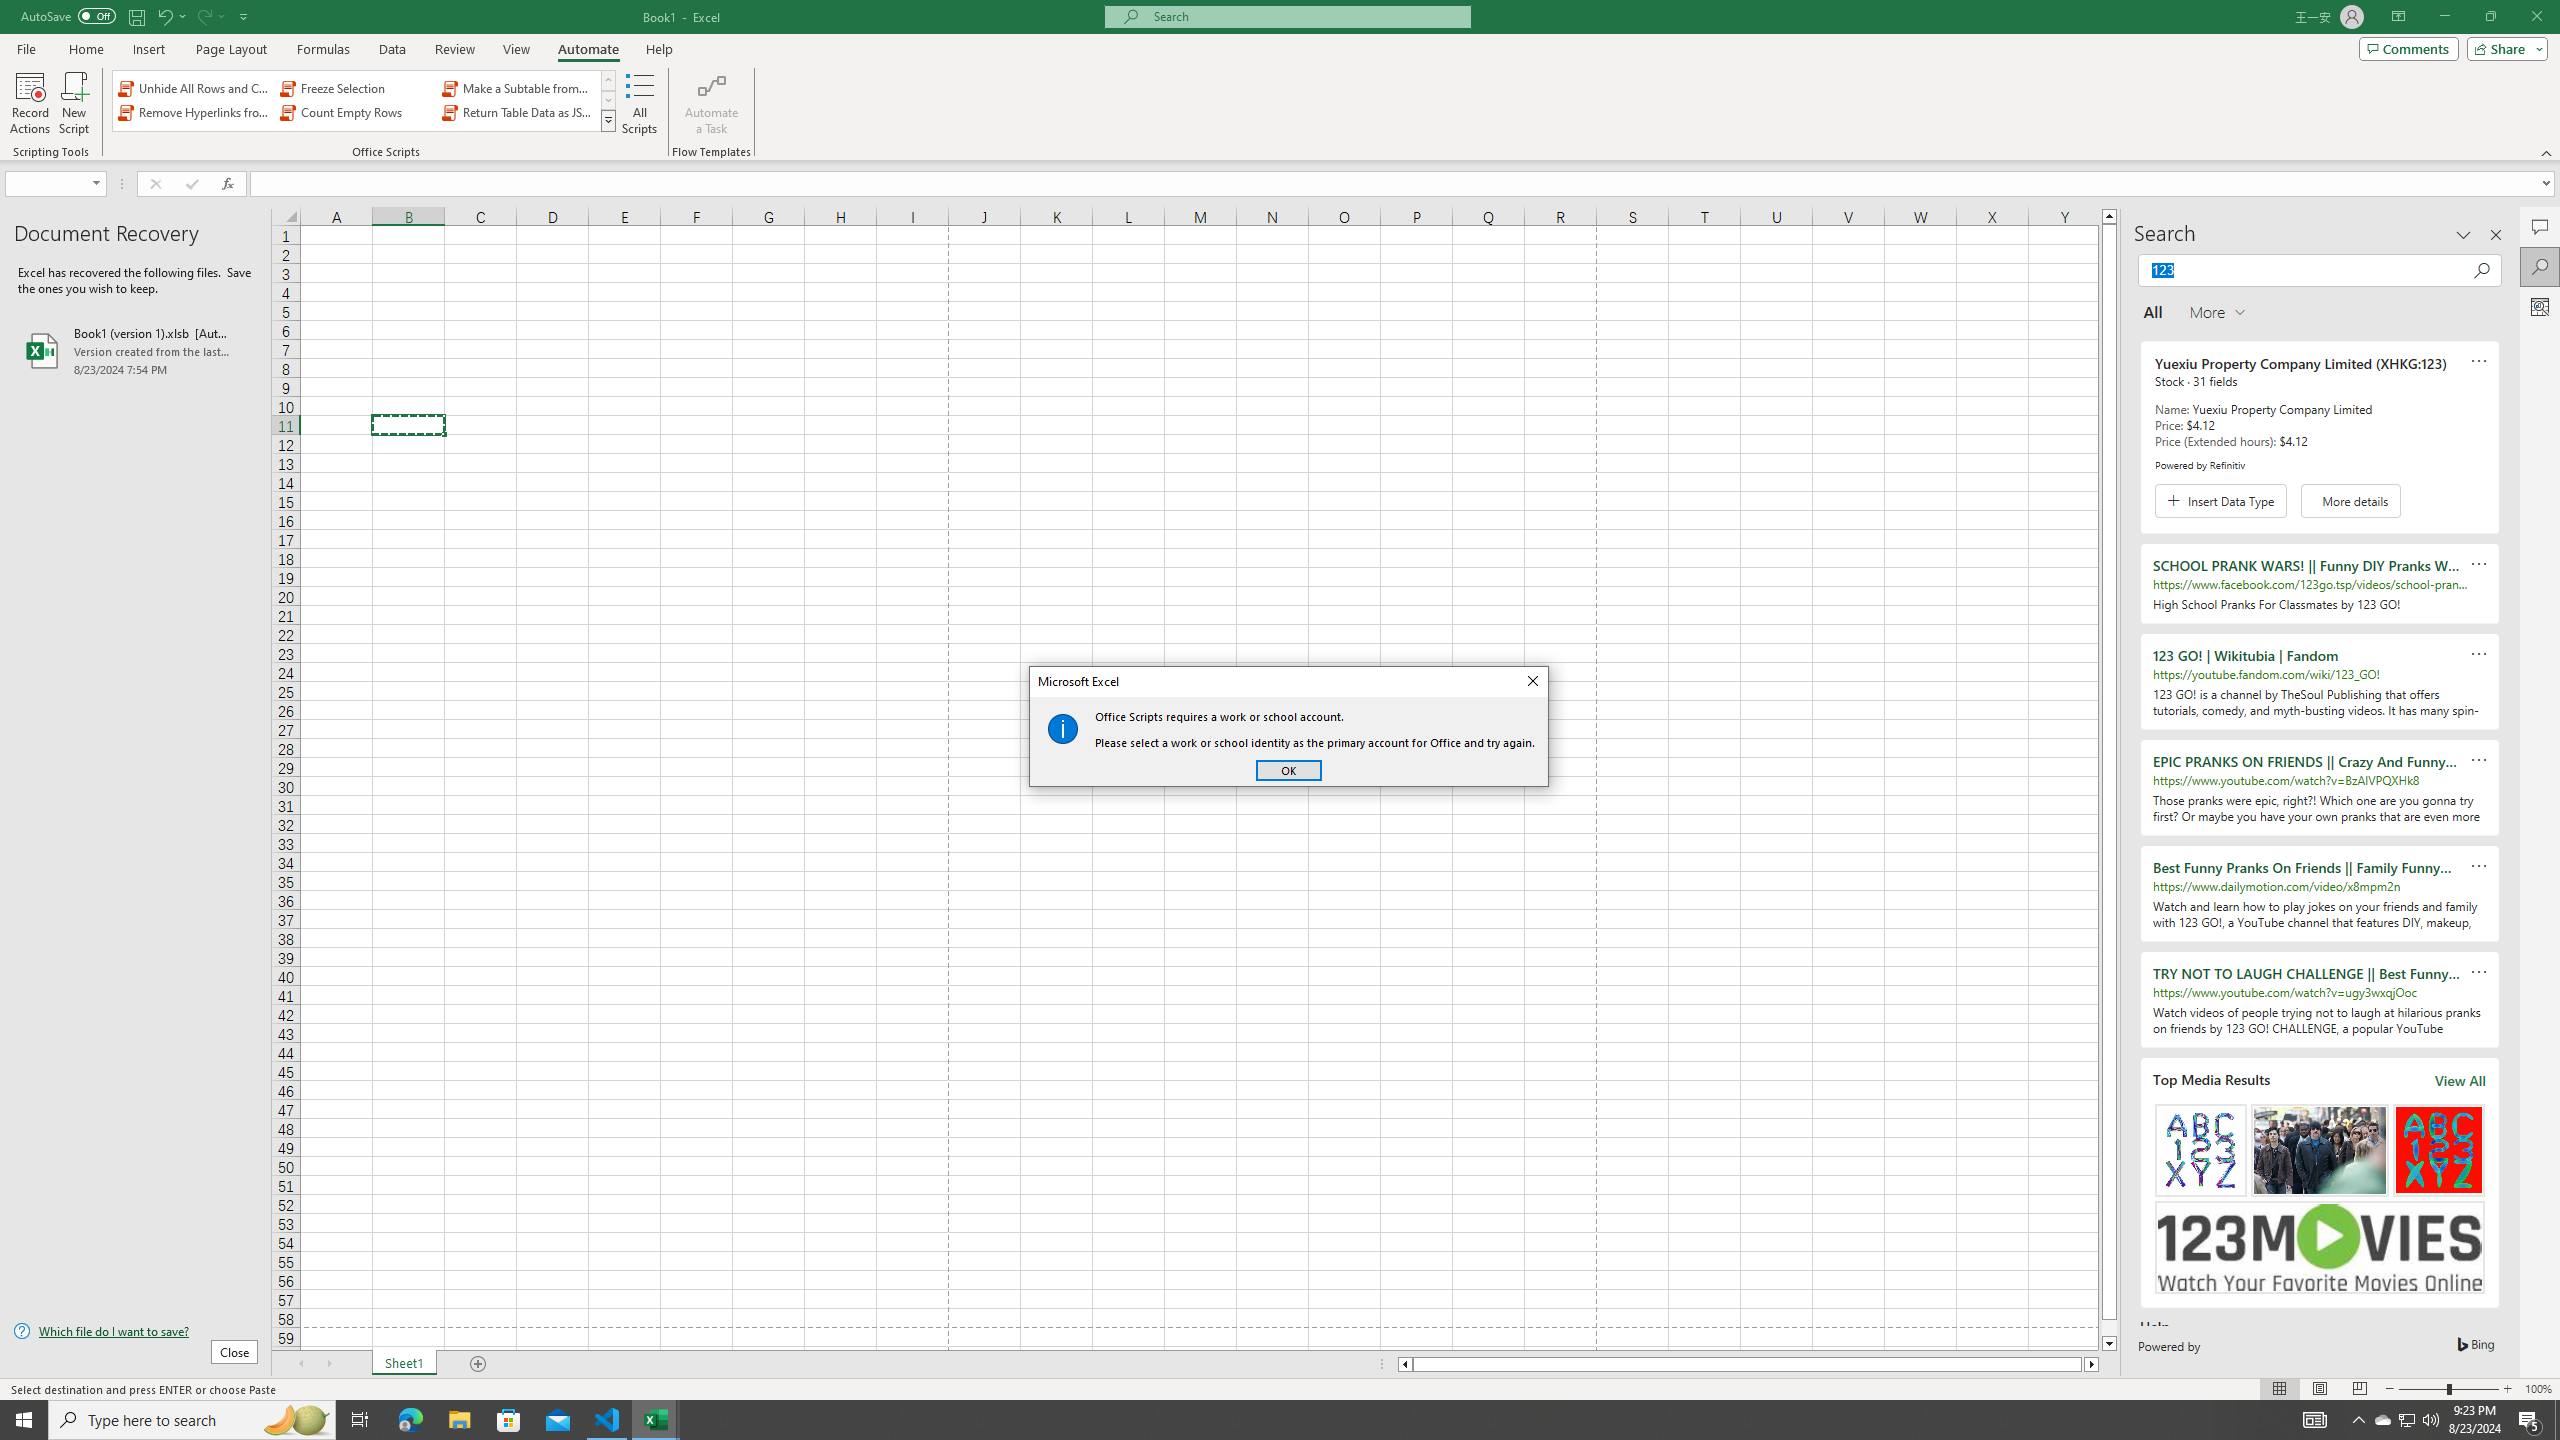 This screenshot has width=2560, height=1440. Describe the element at coordinates (2091, 1363) in the screenshot. I see `'Column right'` at that location.